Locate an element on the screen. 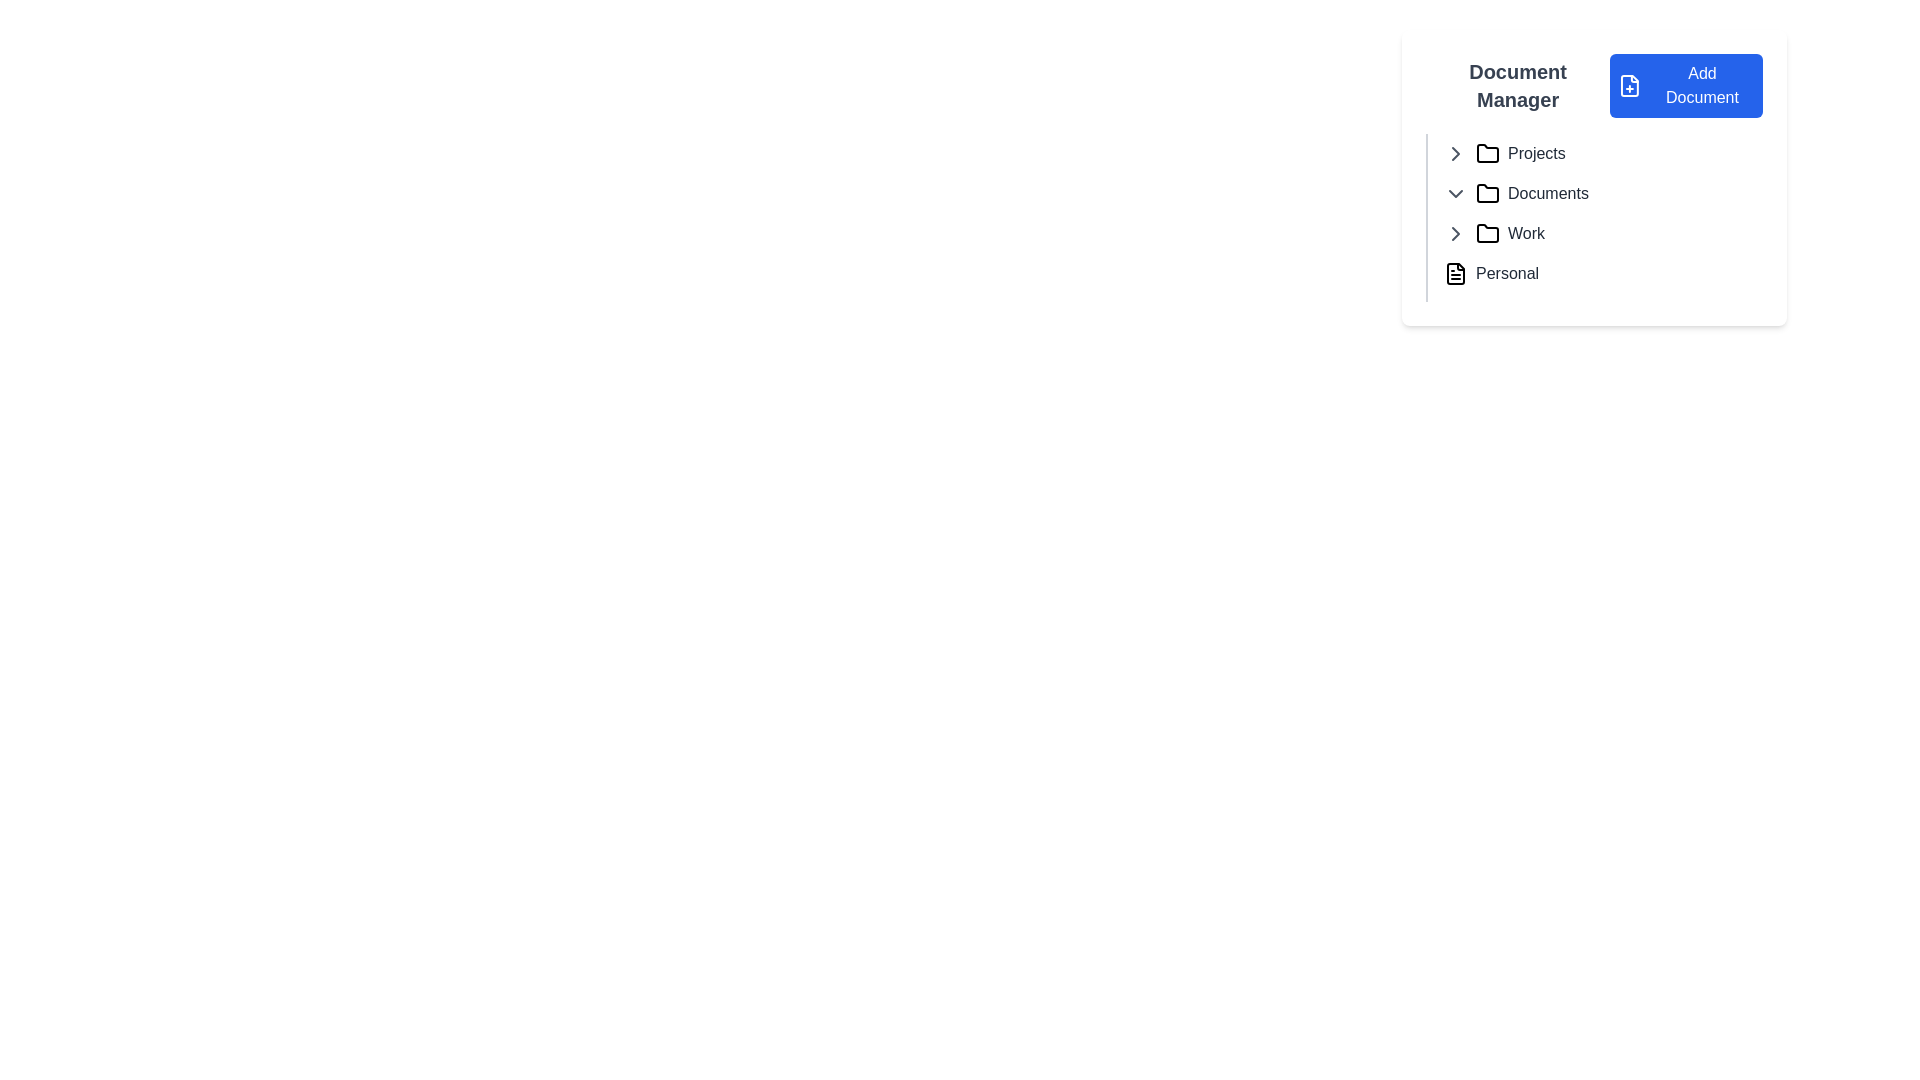 The image size is (1920, 1080). text label that serves as the title or header for the section, positioned to the left of the 'Add Document' button is located at coordinates (1518, 84).